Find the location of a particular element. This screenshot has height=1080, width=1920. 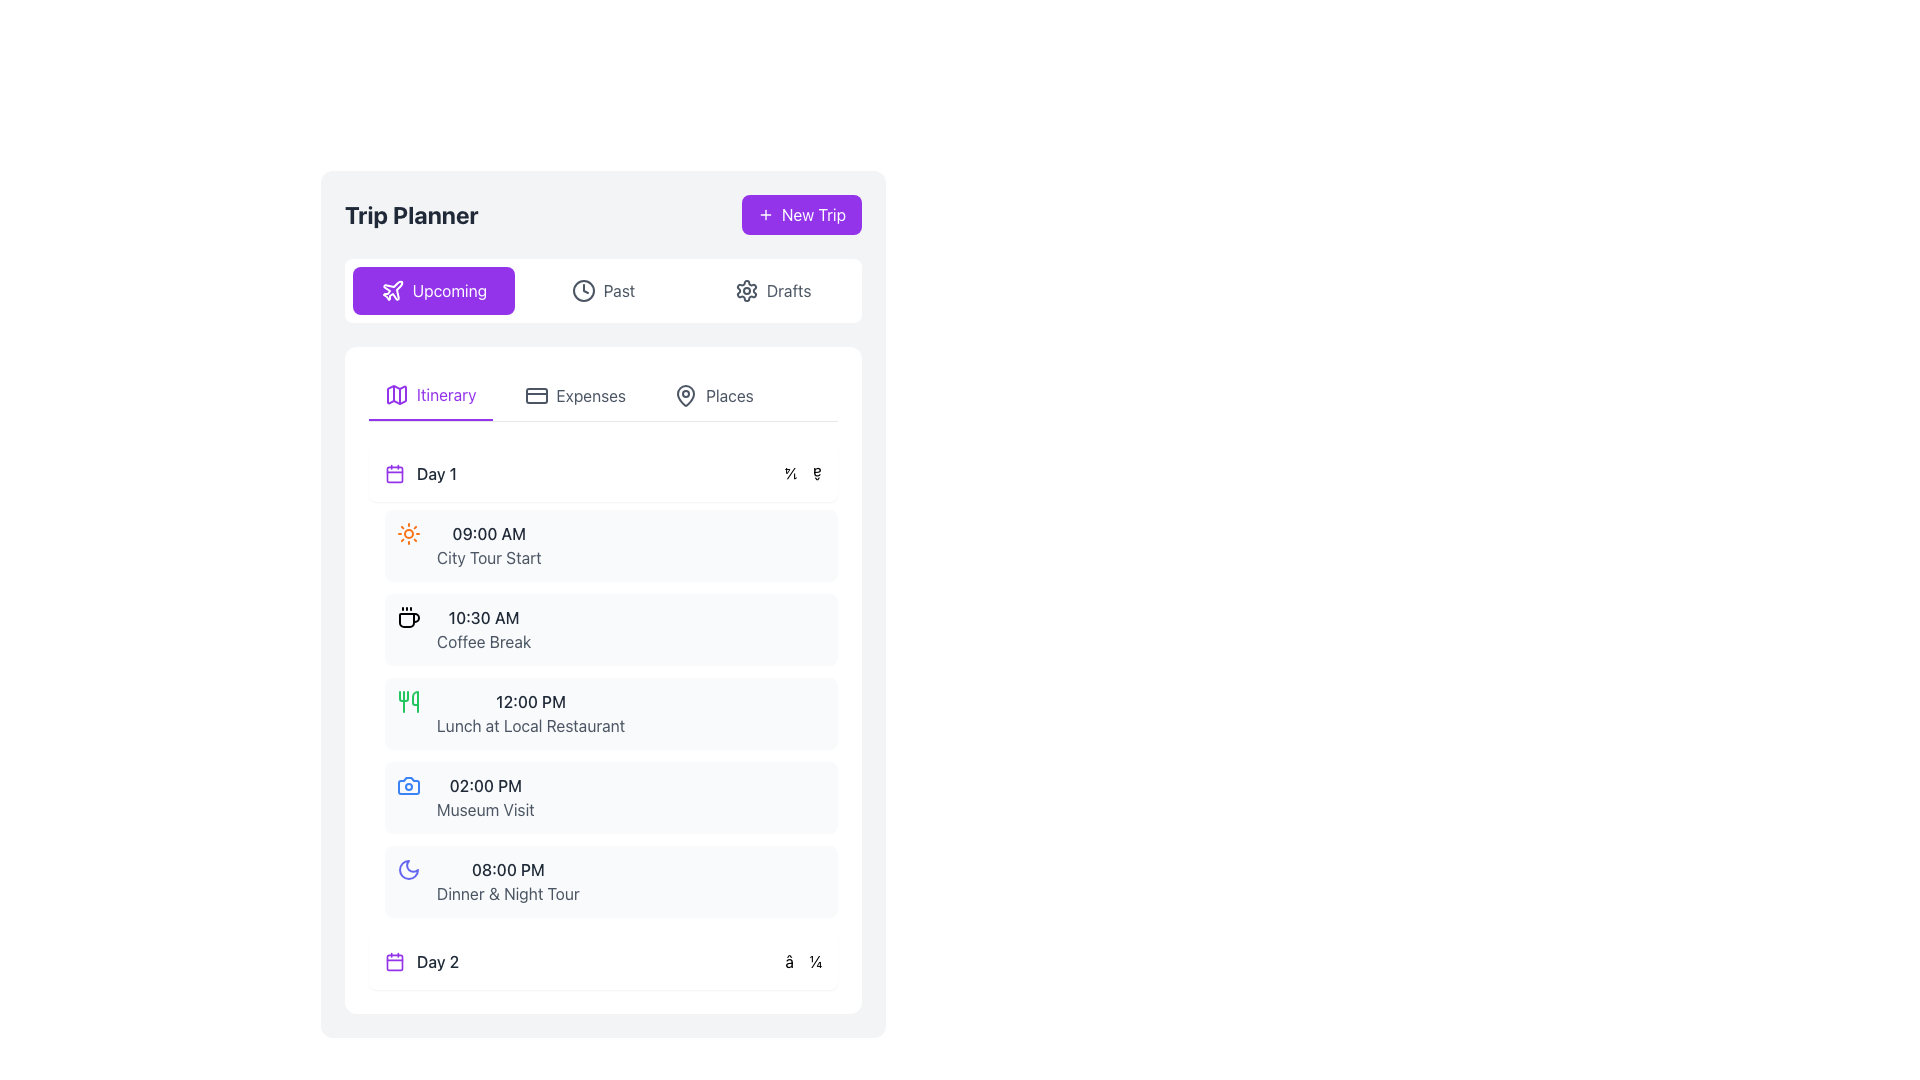

the 'Past trips' button located between the 'Upcoming' and 'Drafts' buttons in the top section of the 'Trip Planner' application is located at coordinates (602, 290).